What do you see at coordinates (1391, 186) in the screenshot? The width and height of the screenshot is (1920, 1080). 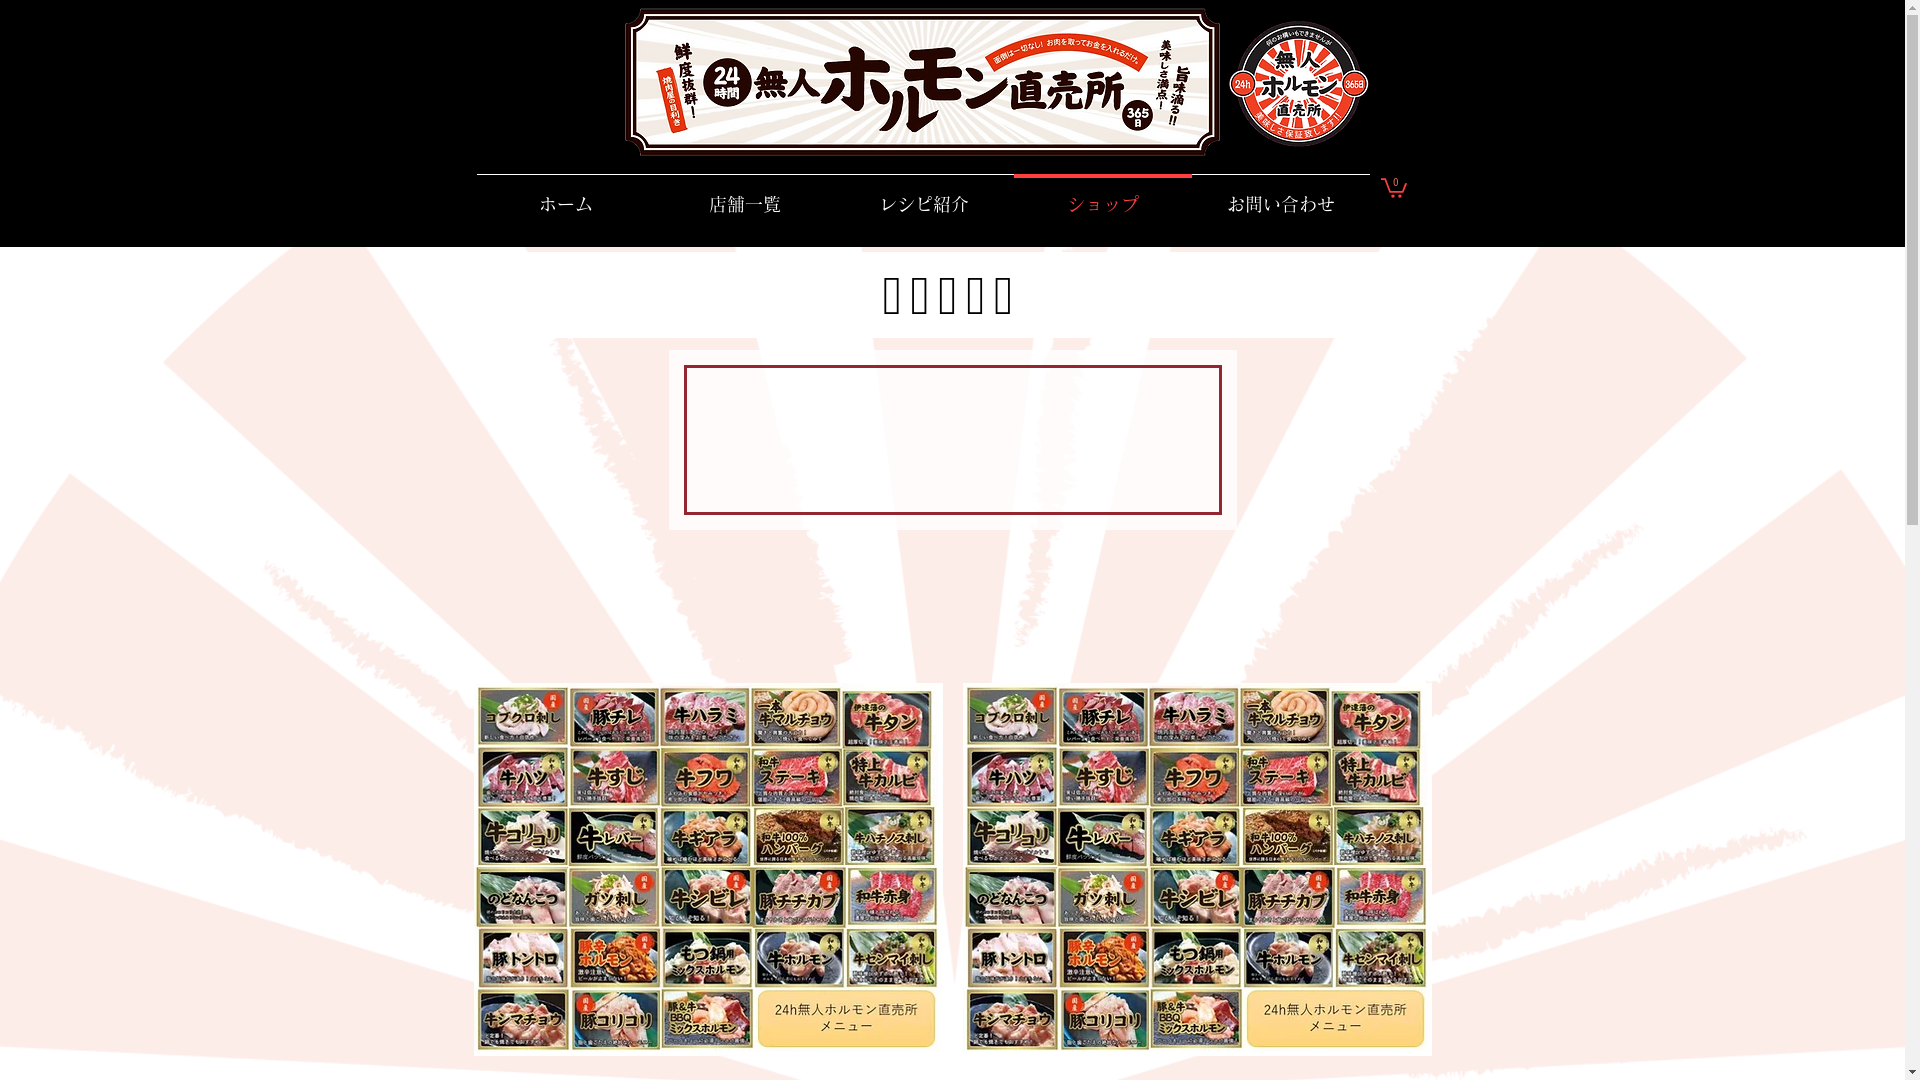 I see `'0'` at bounding box center [1391, 186].